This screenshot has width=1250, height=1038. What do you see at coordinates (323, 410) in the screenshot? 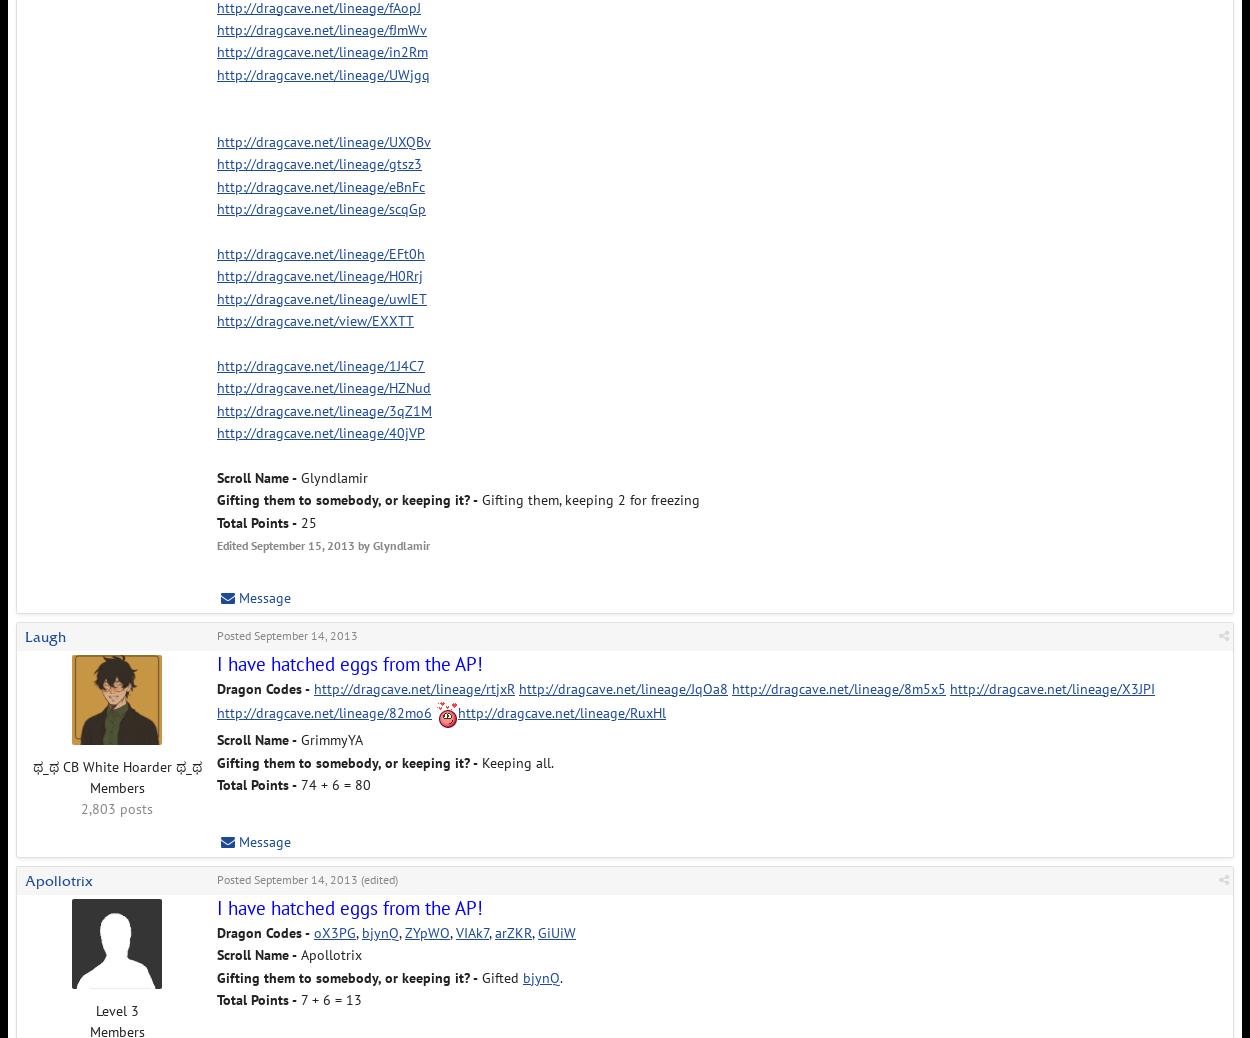
I see `'http://dragcave.net/lineage/3qZ1M'` at bounding box center [323, 410].